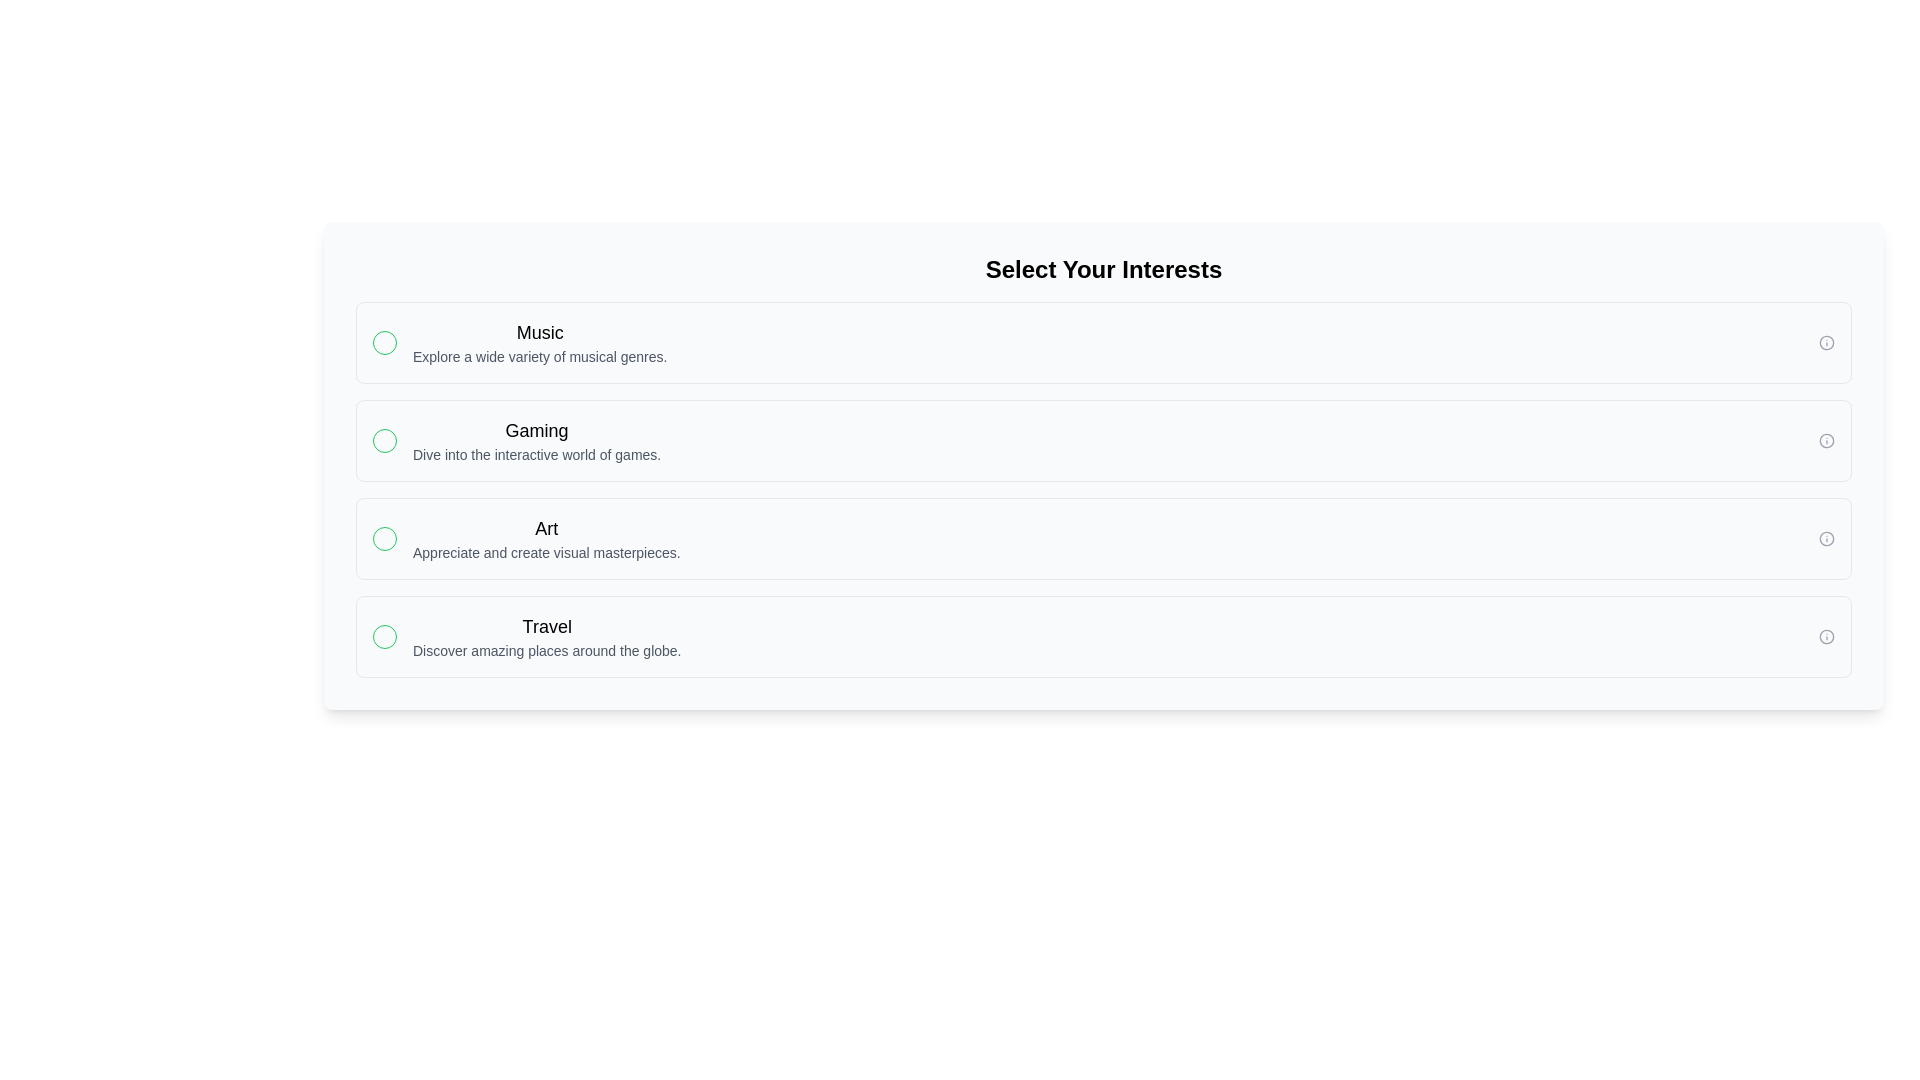 The image size is (1920, 1080). I want to click on the information icon next to the Music option to read its detailed description, so click(1827, 342).